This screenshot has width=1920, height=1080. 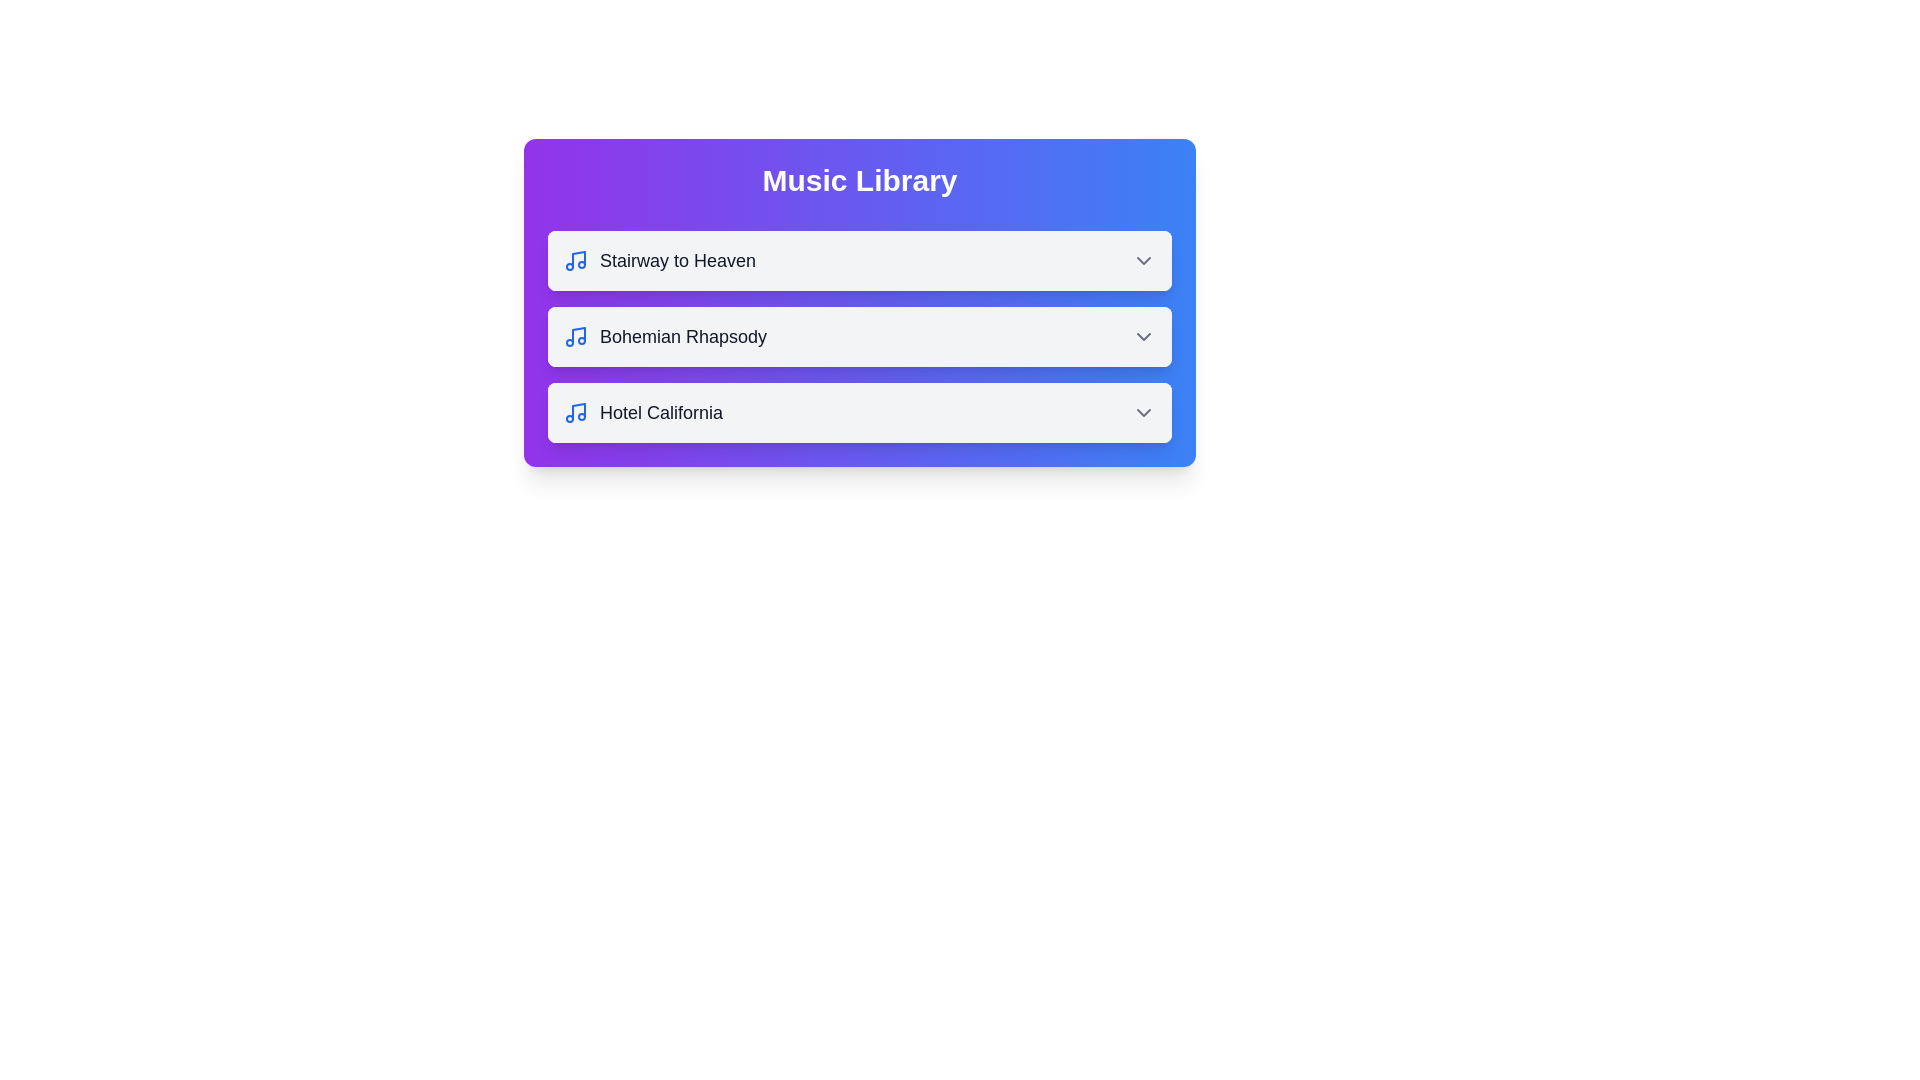 What do you see at coordinates (677, 260) in the screenshot?
I see `the text label displaying 'Stairway to Heaven', styled with a medium-sized gray font, located in the 'Music Library' section next to a blue musical note icon` at bounding box center [677, 260].